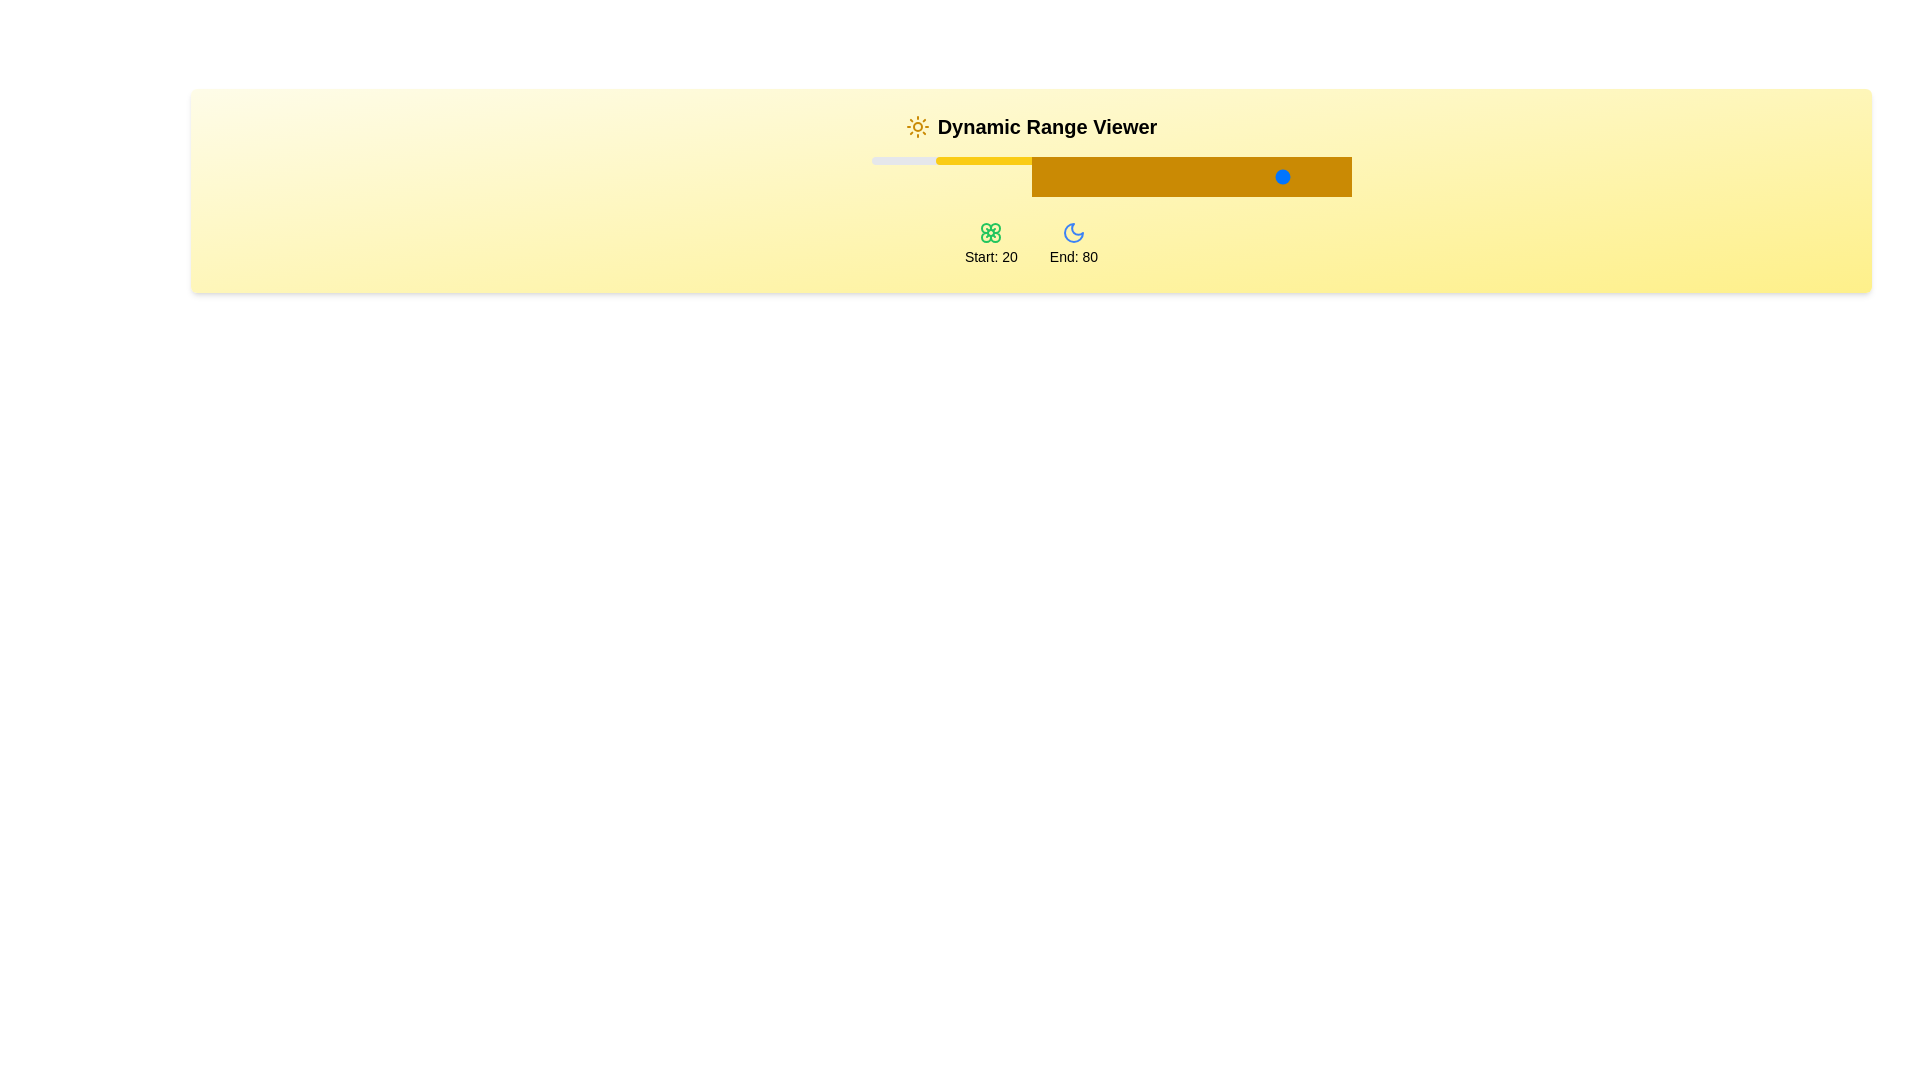 The height and width of the screenshot is (1080, 1920). Describe the element at coordinates (1040, 176) in the screenshot. I see `the slider value` at that location.